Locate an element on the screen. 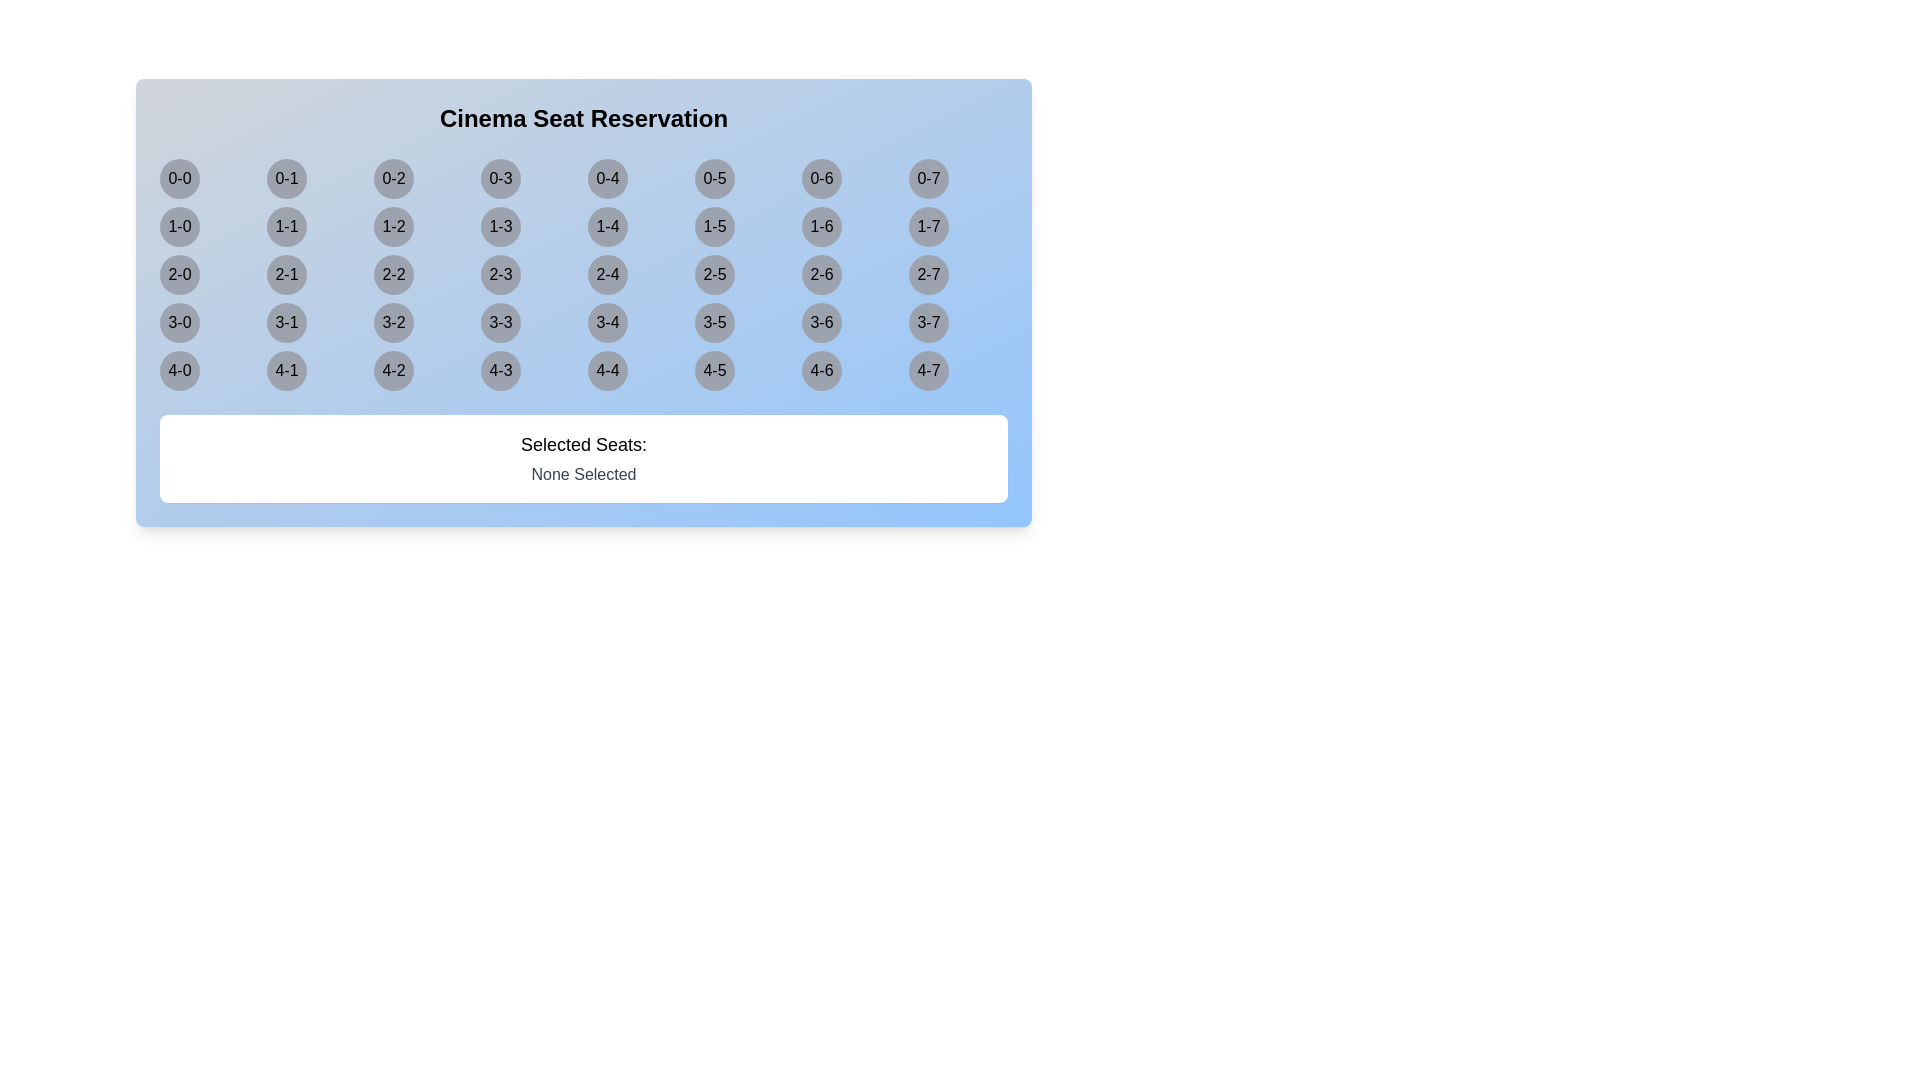 The width and height of the screenshot is (1920, 1080). the circular button labeled '3-4' with a gray background is located at coordinates (607, 322).